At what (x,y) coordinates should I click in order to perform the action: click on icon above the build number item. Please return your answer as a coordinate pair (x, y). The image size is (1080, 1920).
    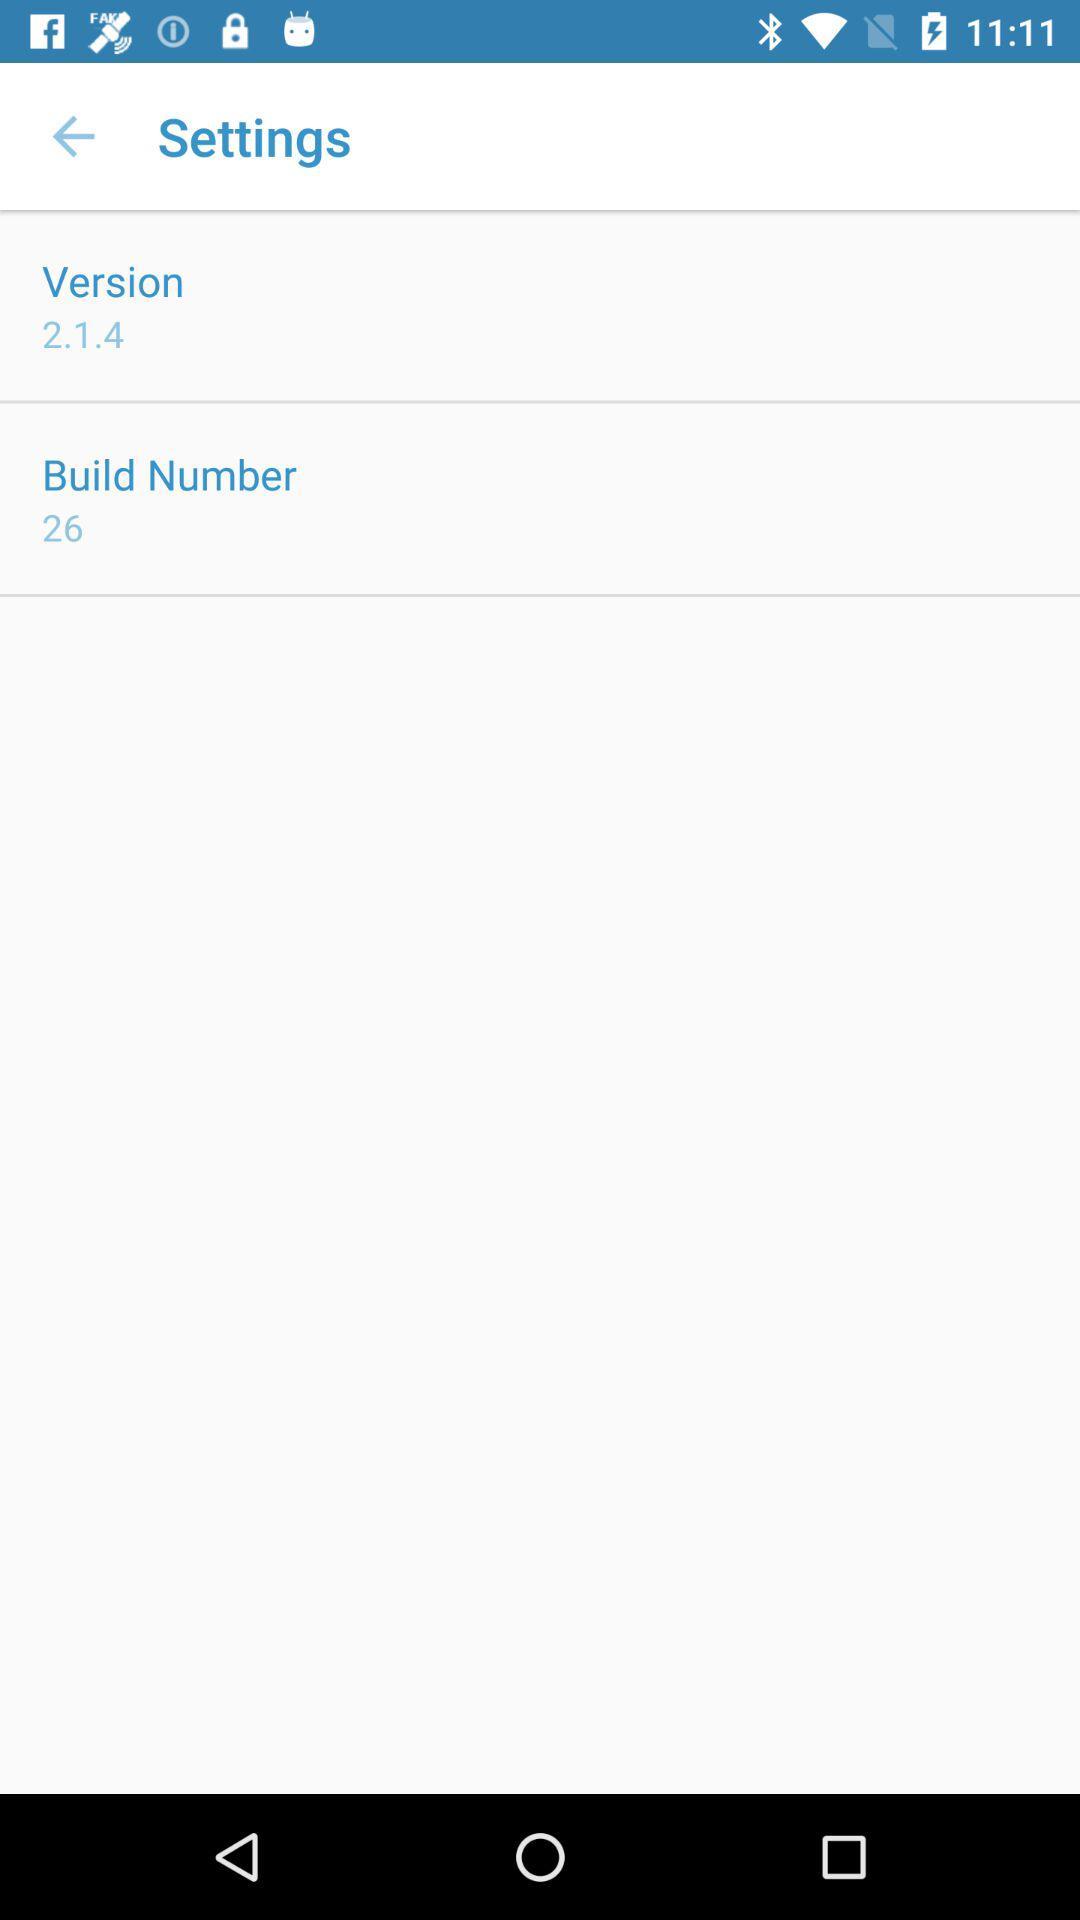
    Looking at the image, I should click on (82, 333).